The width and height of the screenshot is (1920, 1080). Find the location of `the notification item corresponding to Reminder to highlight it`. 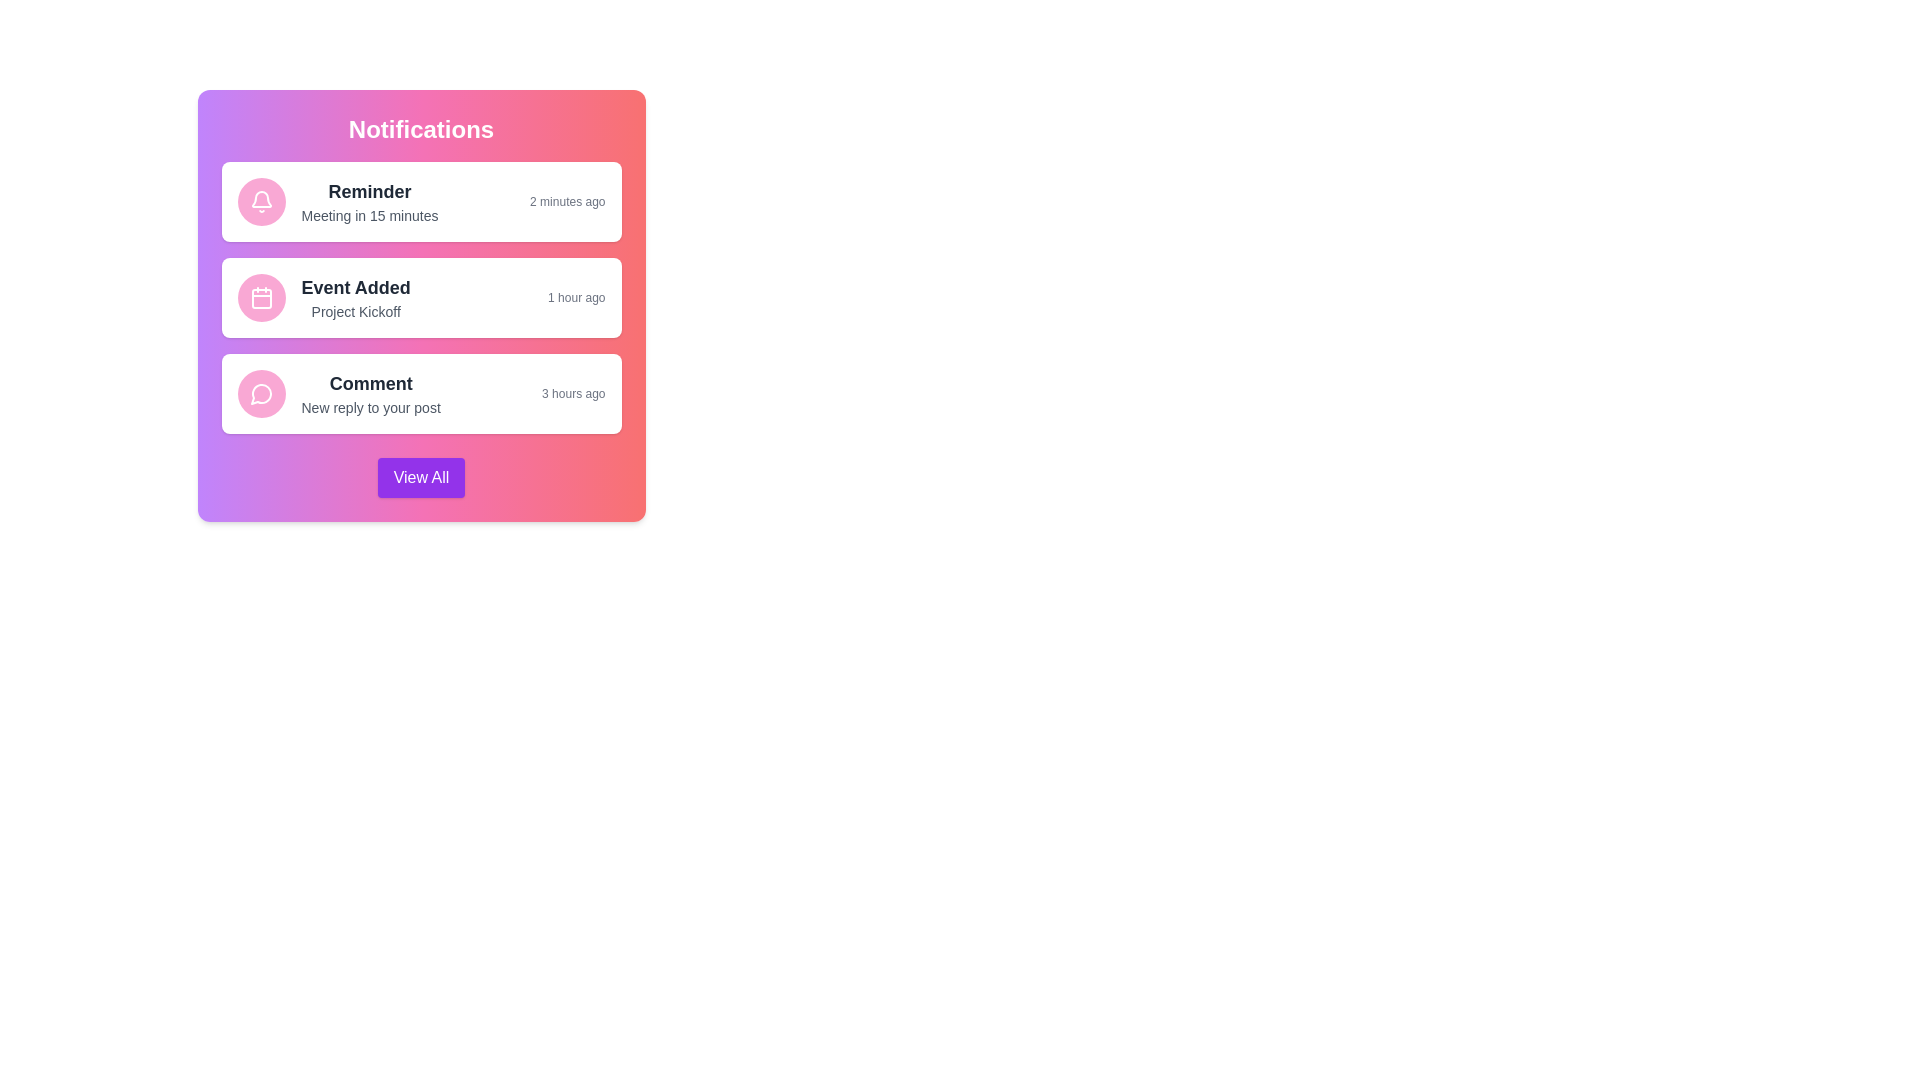

the notification item corresponding to Reminder to highlight it is located at coordinates (420, 201).